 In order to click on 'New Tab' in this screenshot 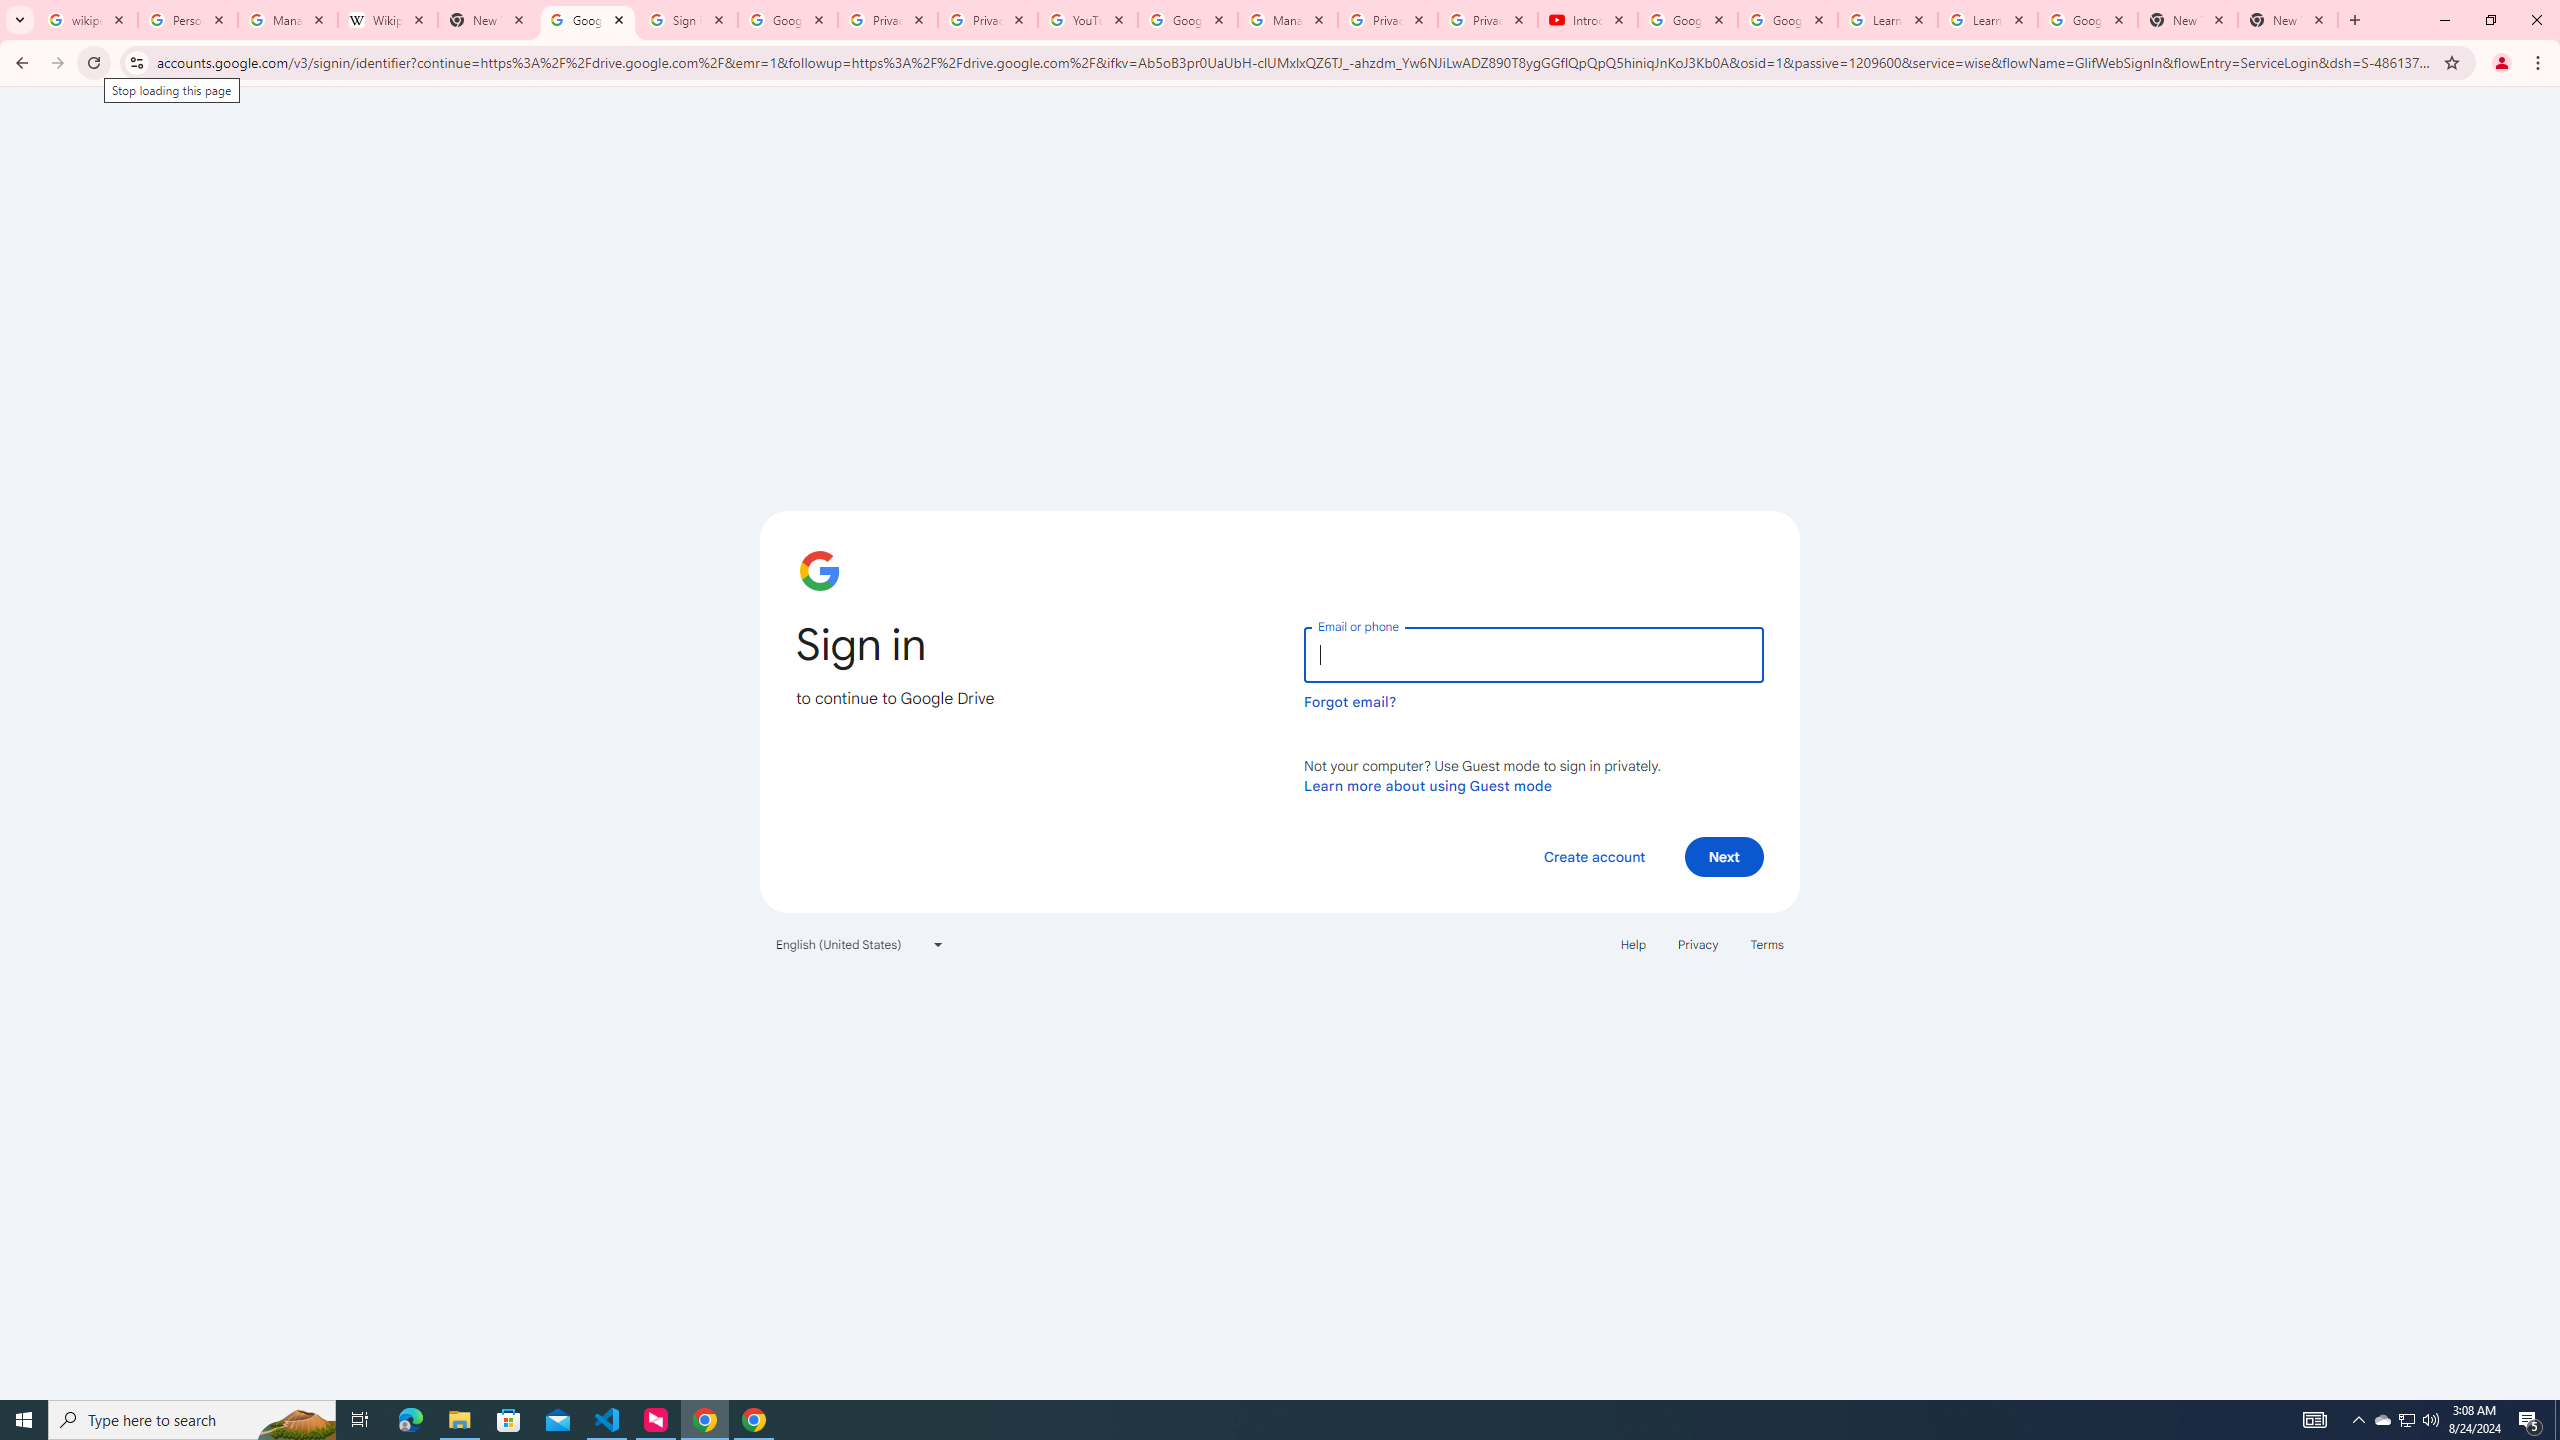, I will do `click(2287, 19)`.